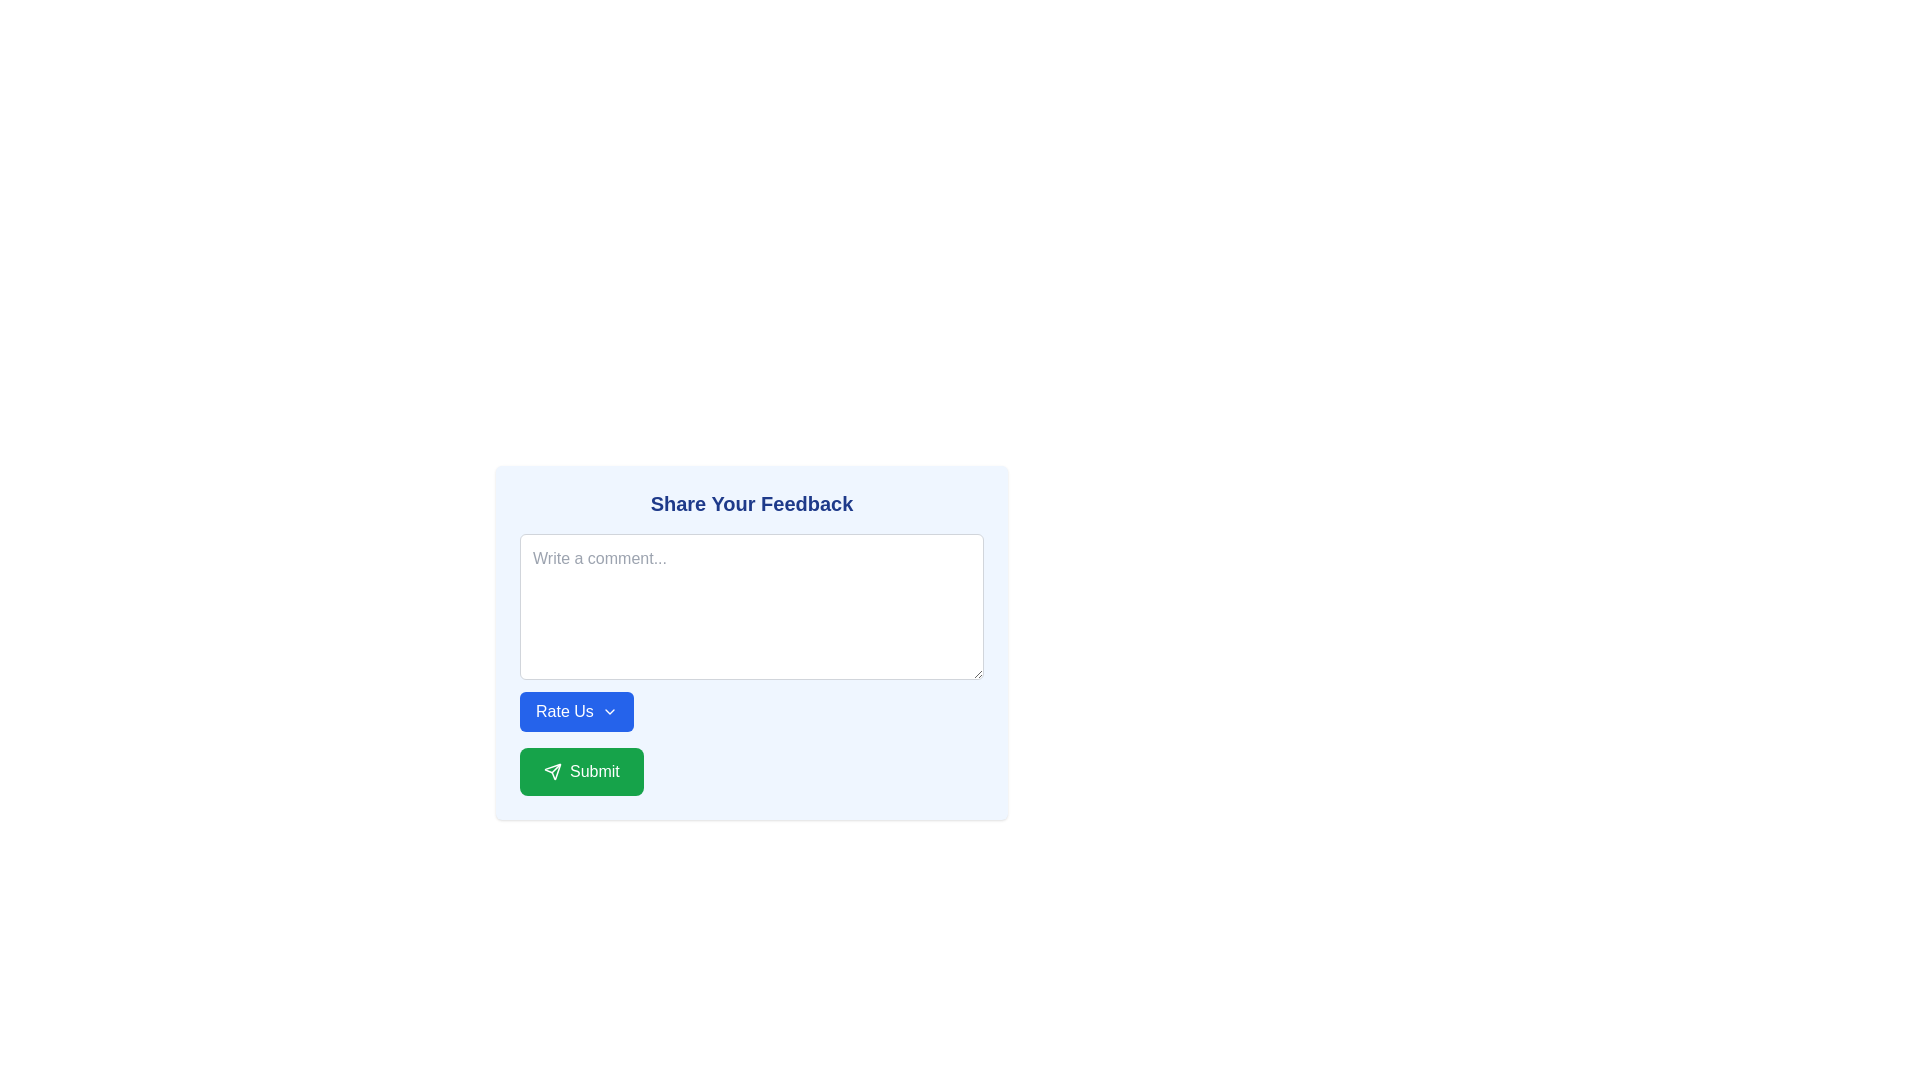 The width and height of the screenshot is (1920, 1080). Describe the element at coordinates (580, 770) in the screenshot. I see `the green 'Submit' button with rounded corners, featuring white bold text and a paper plane icon` at that location.